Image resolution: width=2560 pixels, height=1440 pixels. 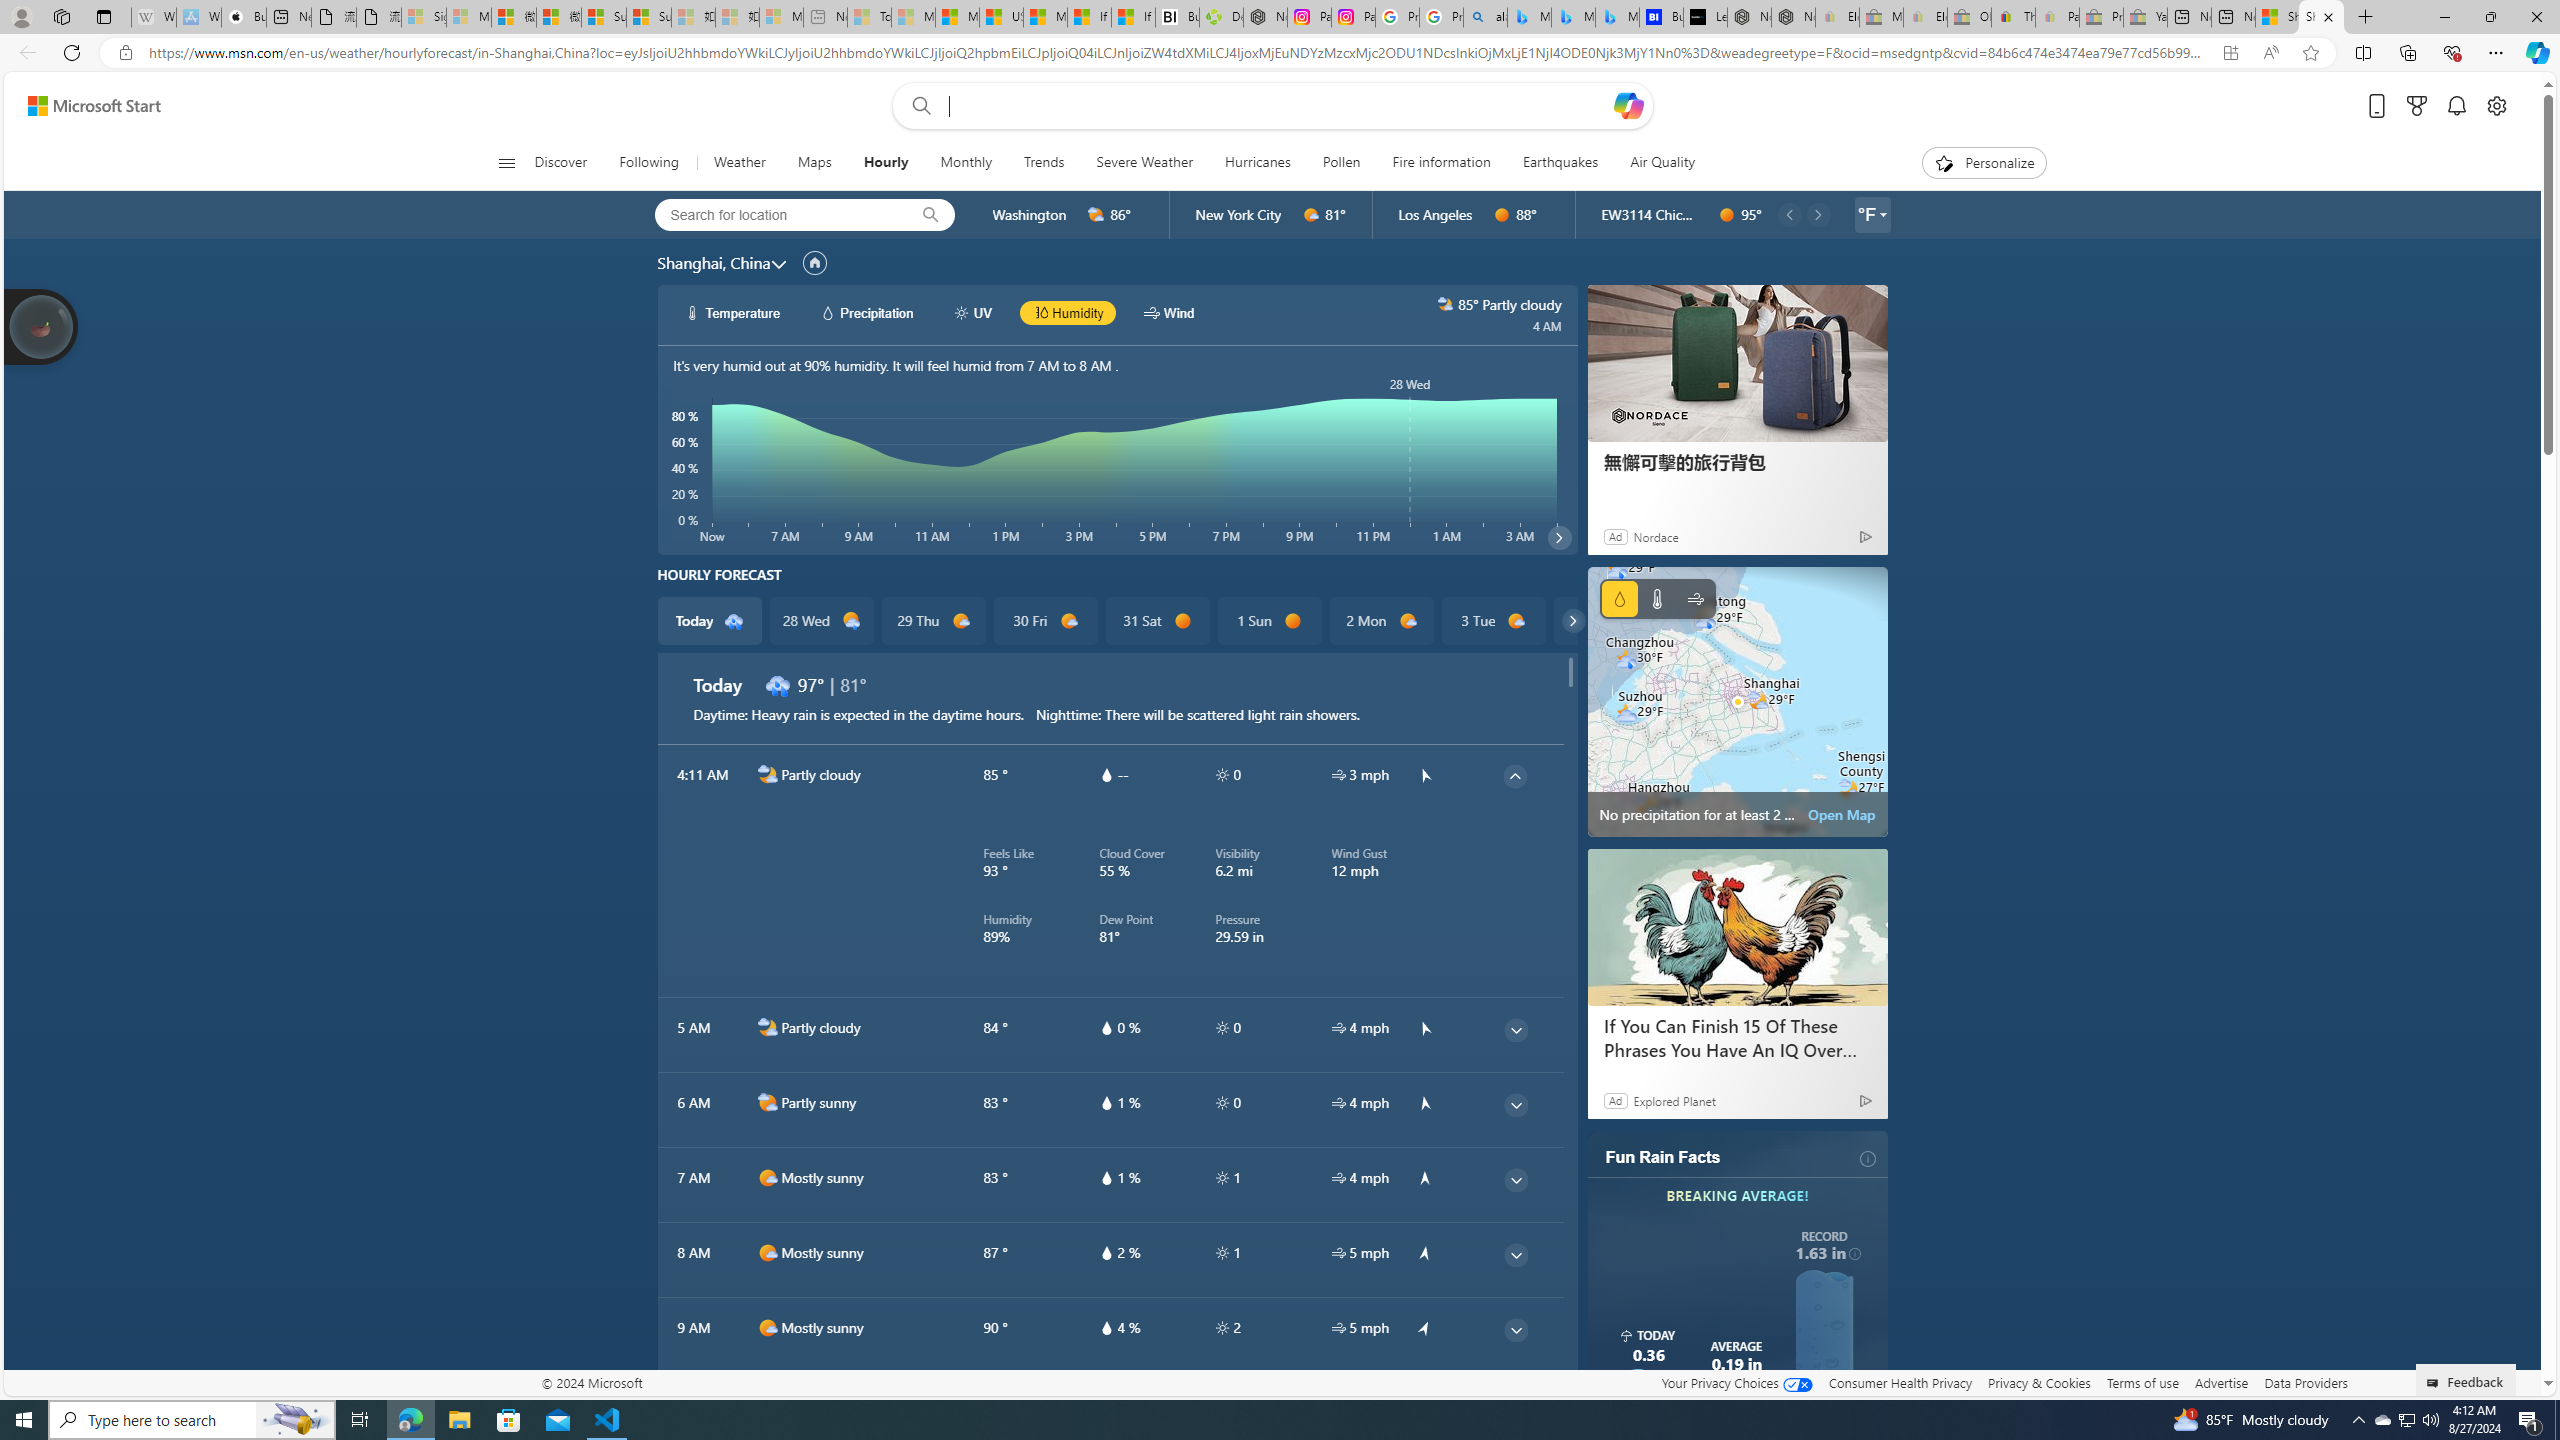 I want to click on '1 Sun d0000', so click(x=1267, y=620).